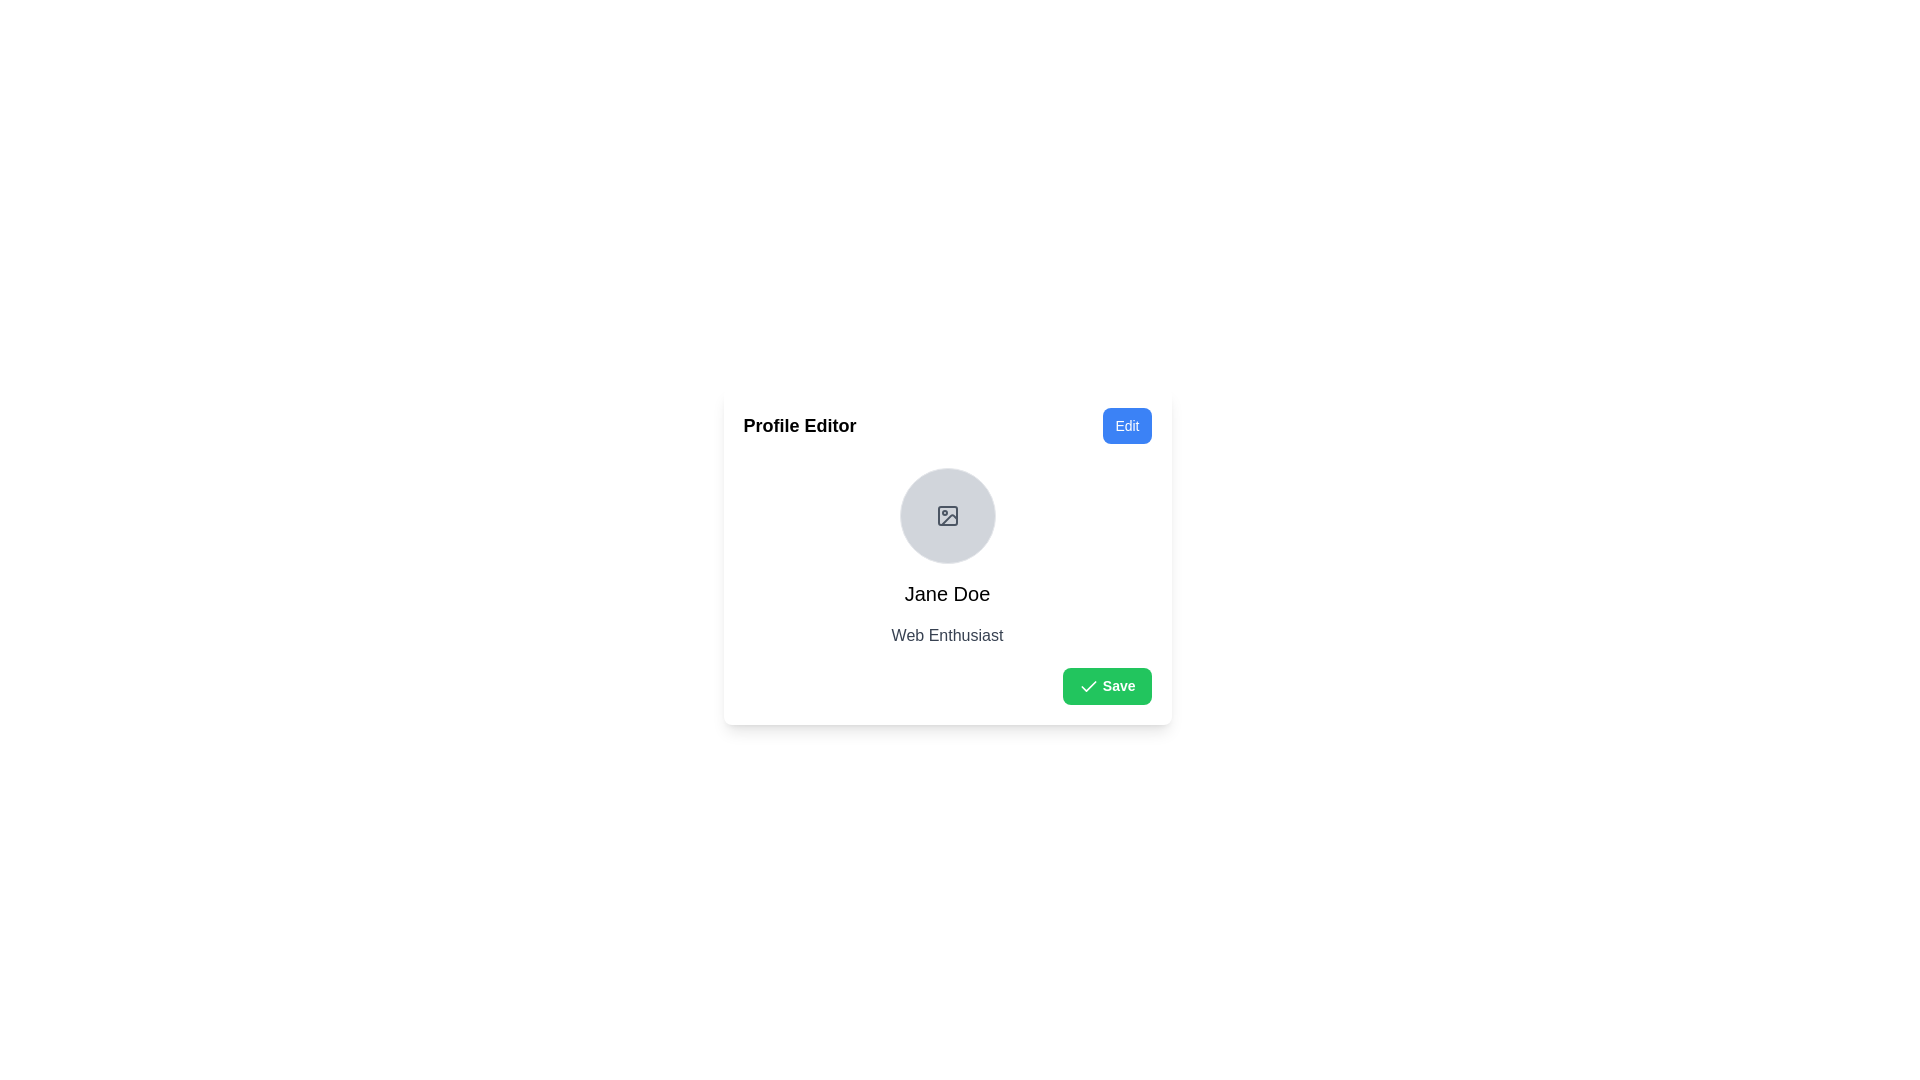 This screenshot has height=1080, width=1920. I want to click on the bold text label displaying the profile owner's name, so click(946, 593).